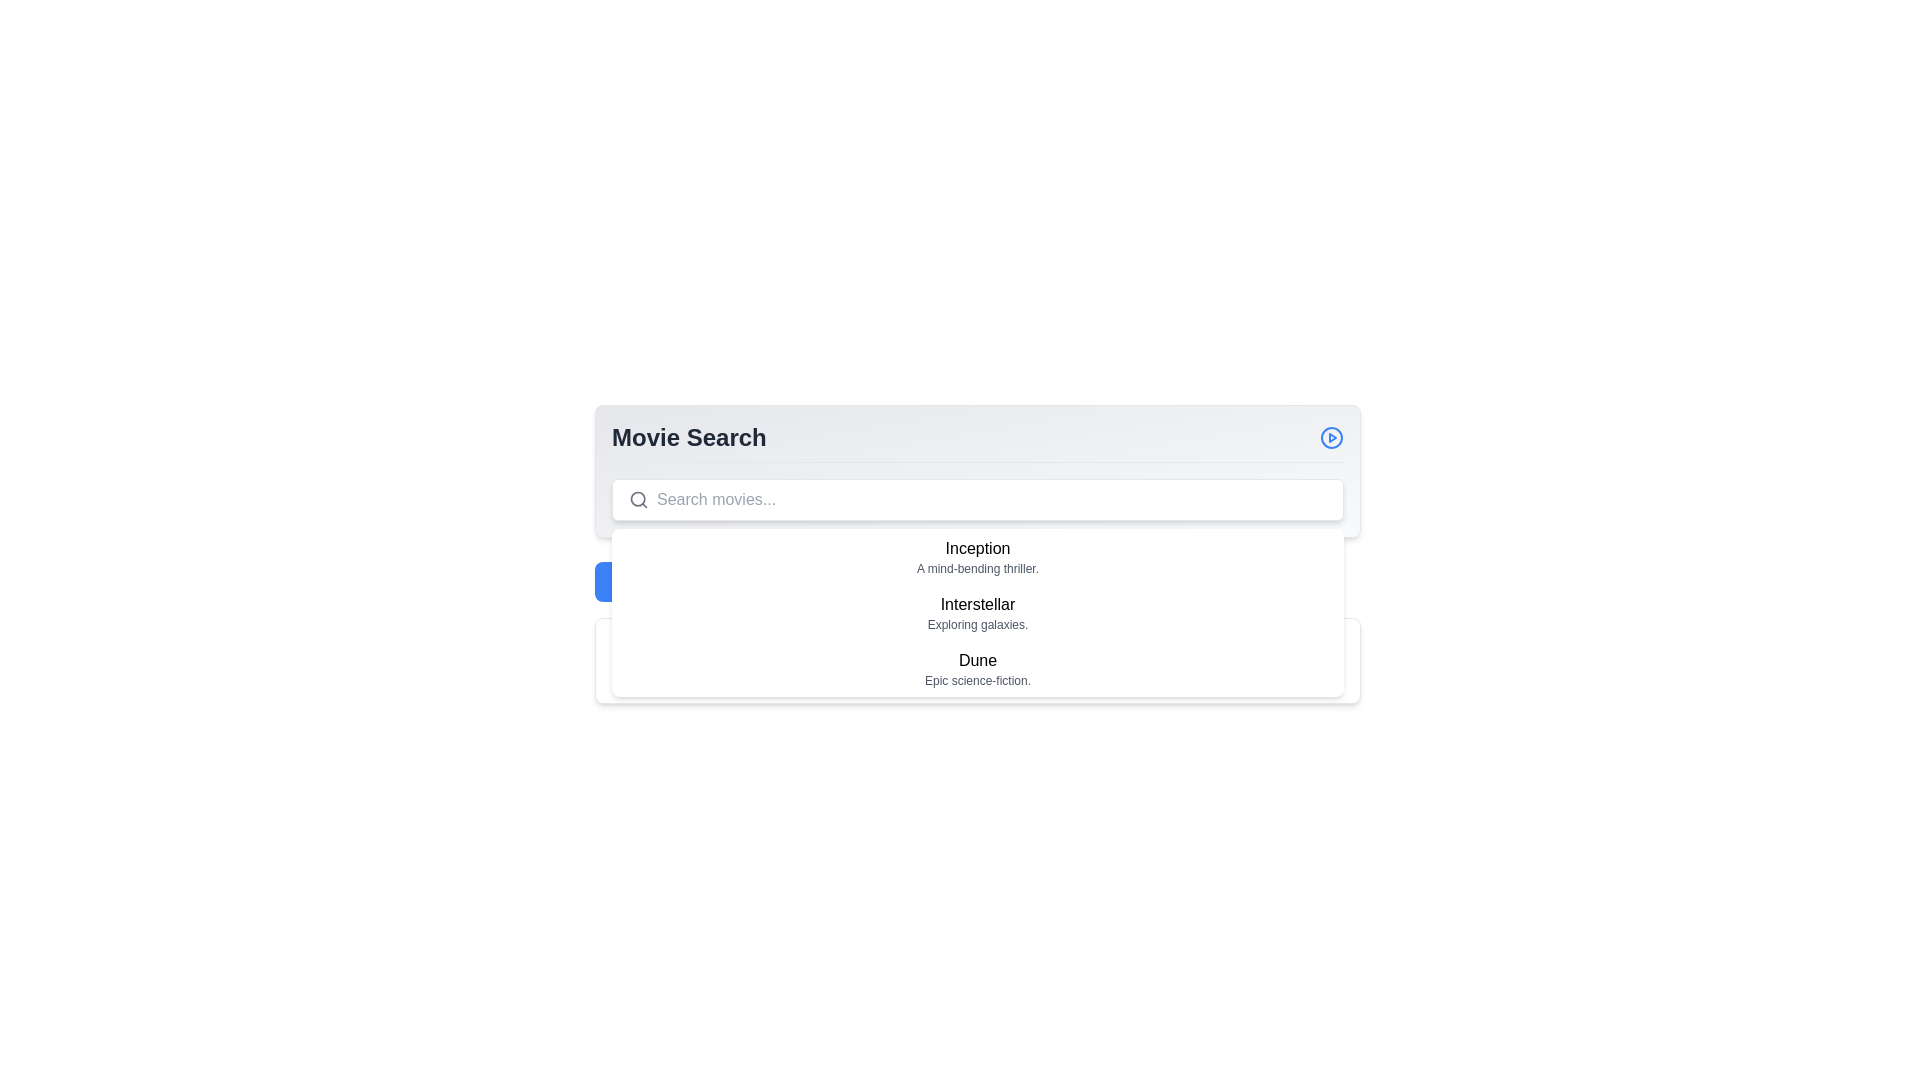 Image resolution: width=1920 pixels, height=1080 pixels. Describe the element at coordinates (637, 499) in the screenshot. I see `the SVG-based magnifying glass icon, which signifies the search functionality of the input field` at that location.